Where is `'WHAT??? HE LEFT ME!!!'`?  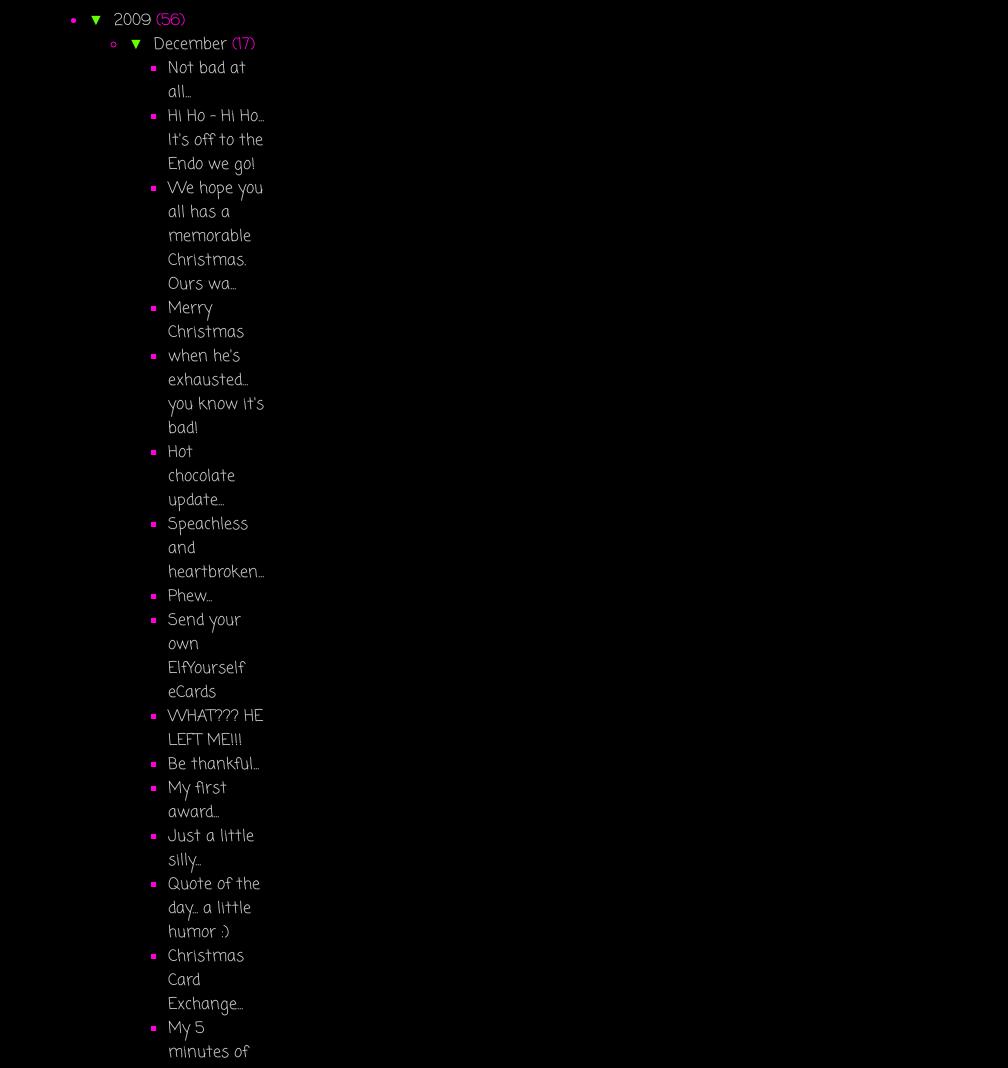
'WHAT??? HE LEFT ME!!!' is located at coordinates (215, 727).